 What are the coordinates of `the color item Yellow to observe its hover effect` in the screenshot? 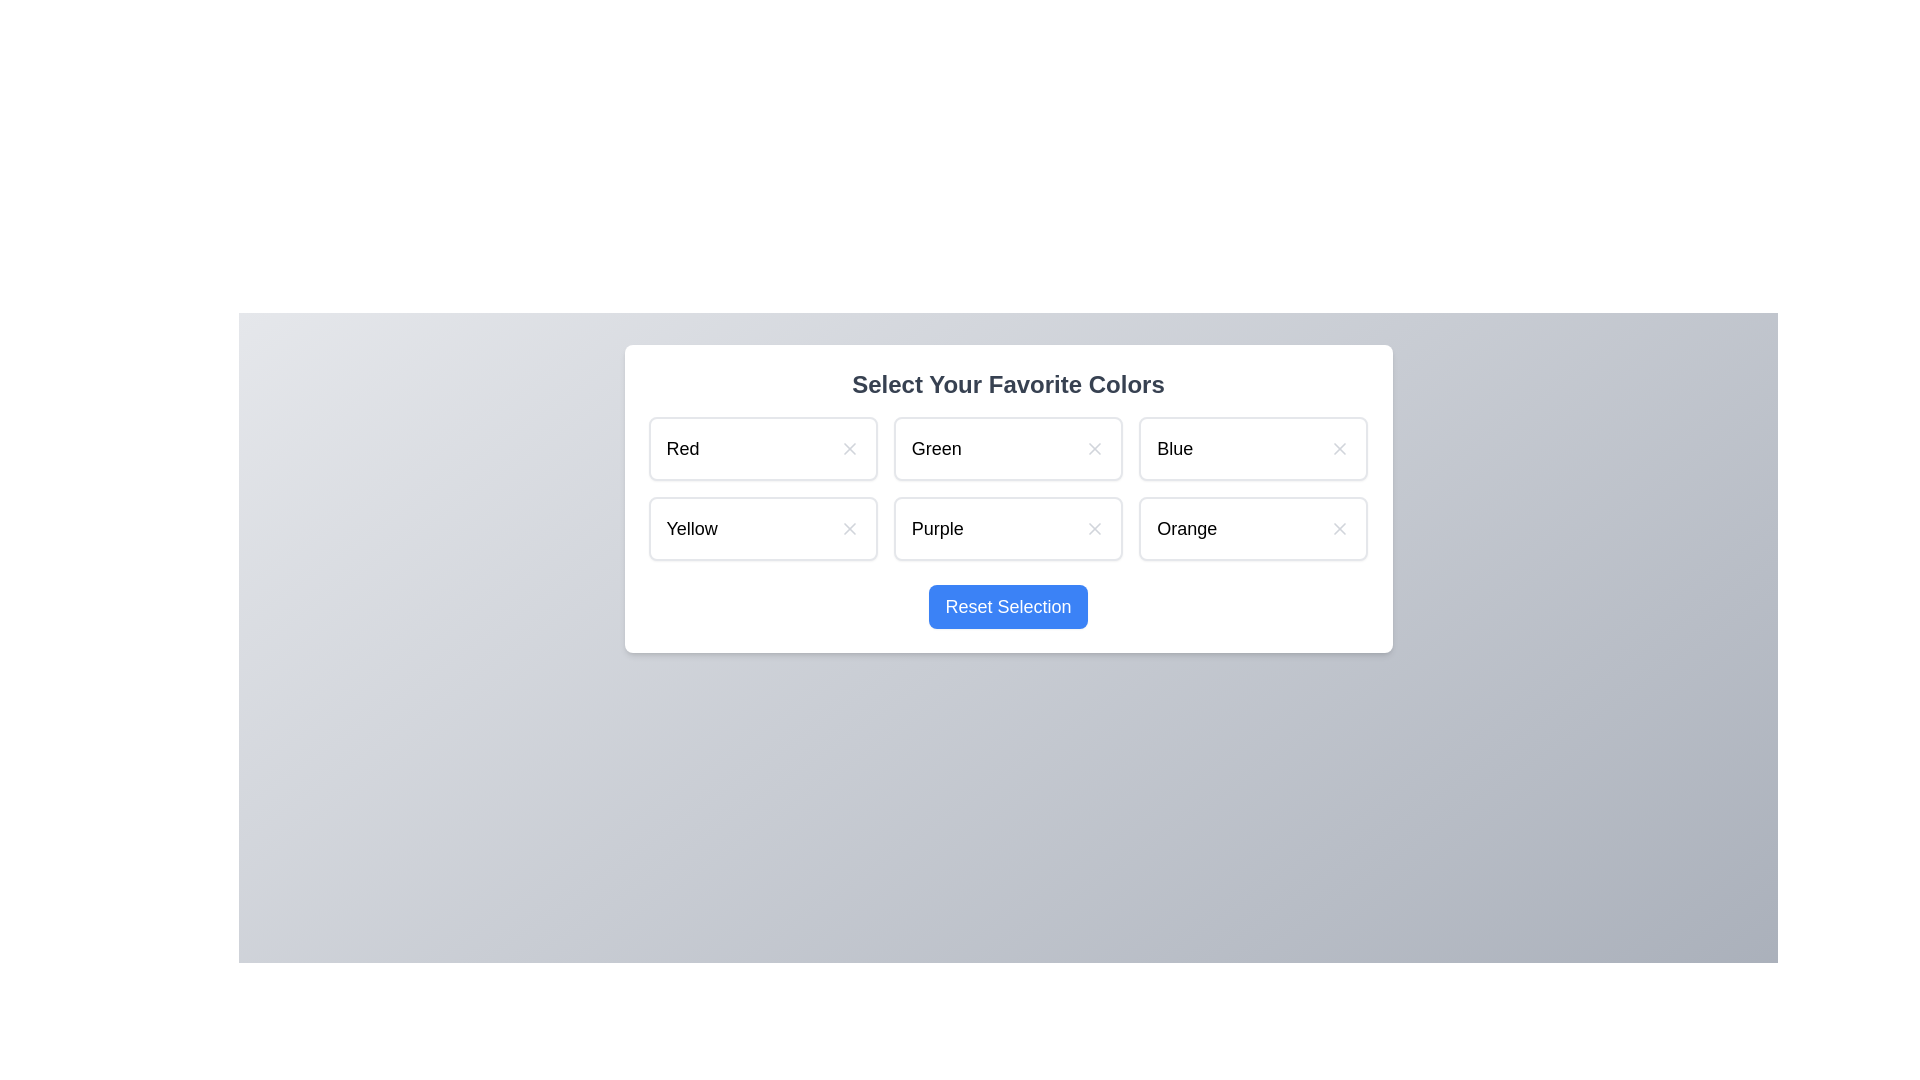 It's located at (762, 527).